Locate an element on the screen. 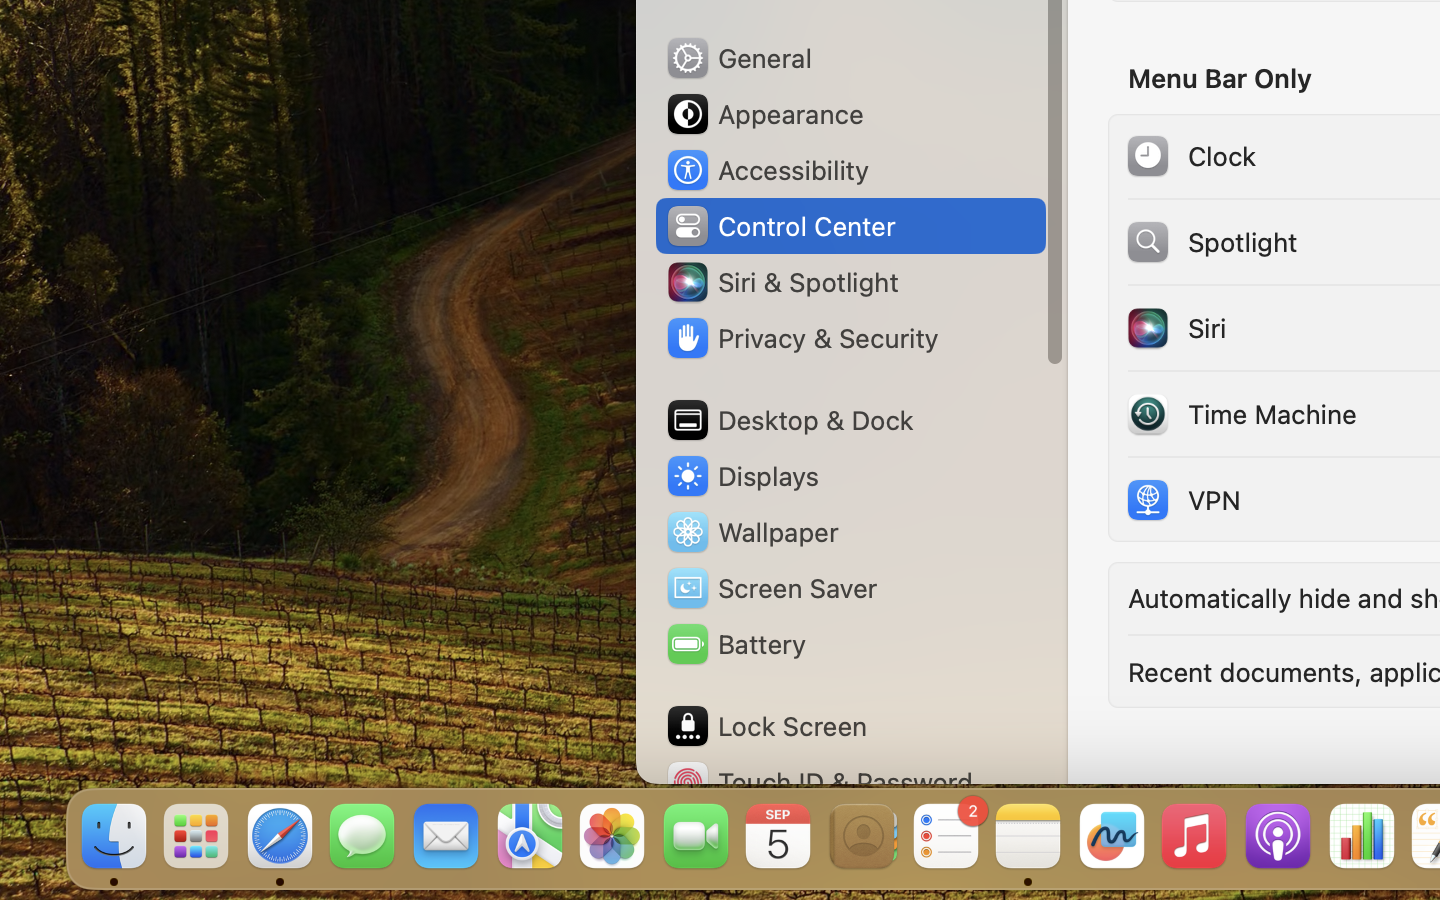  'Accessibility' is located at coordinates (765, 170).